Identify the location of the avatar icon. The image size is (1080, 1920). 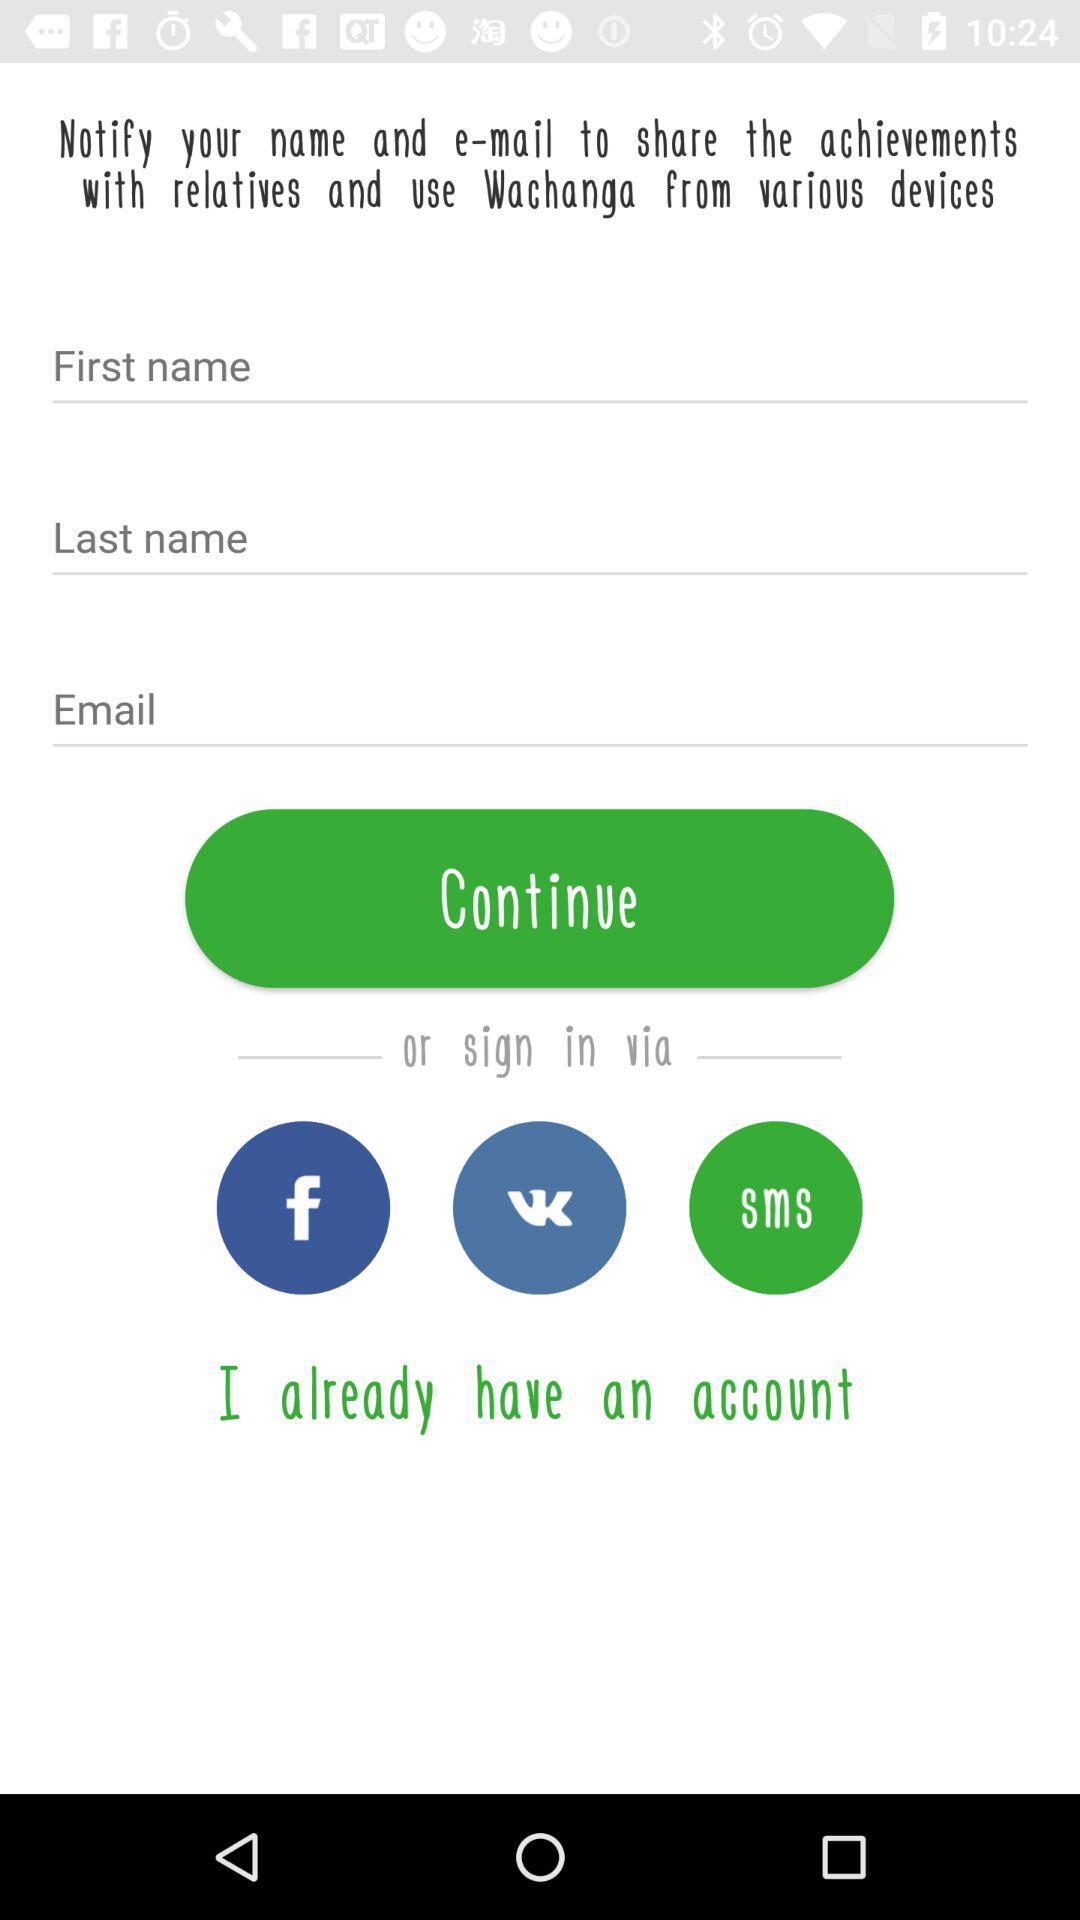
(774, 1206).